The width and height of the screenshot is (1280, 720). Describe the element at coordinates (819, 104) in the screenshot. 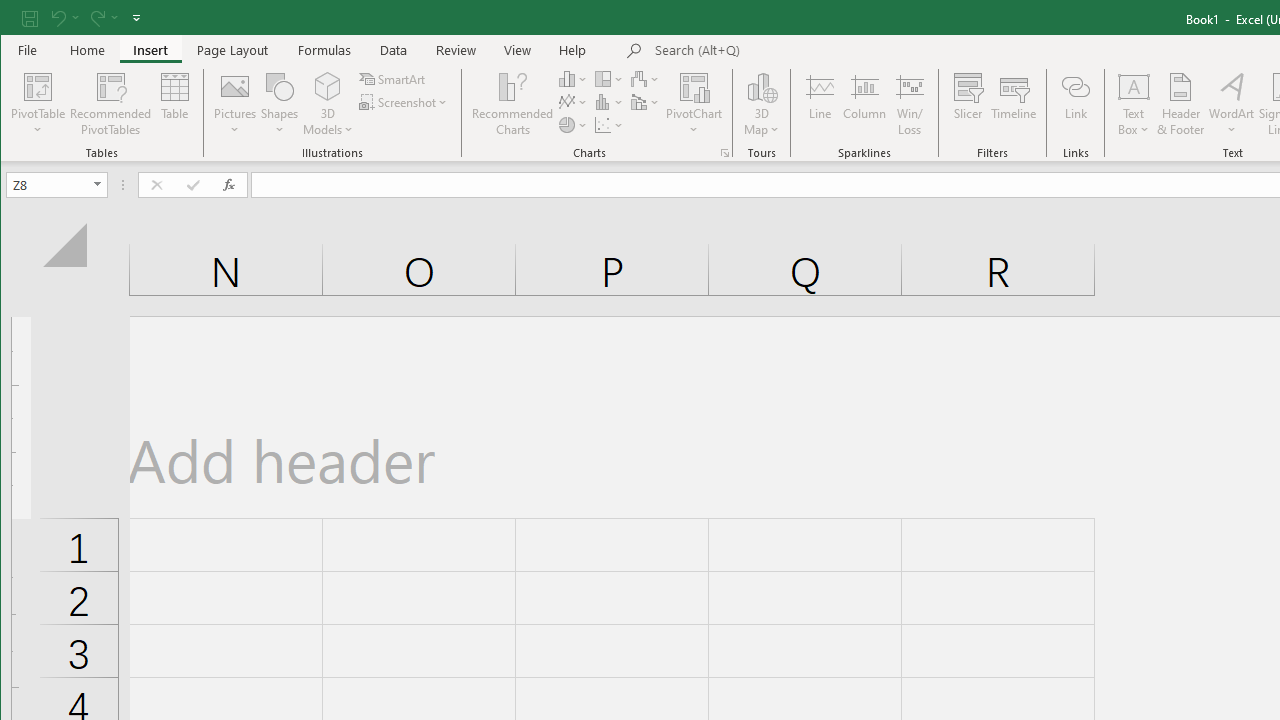

I see `'Line'` at that location.